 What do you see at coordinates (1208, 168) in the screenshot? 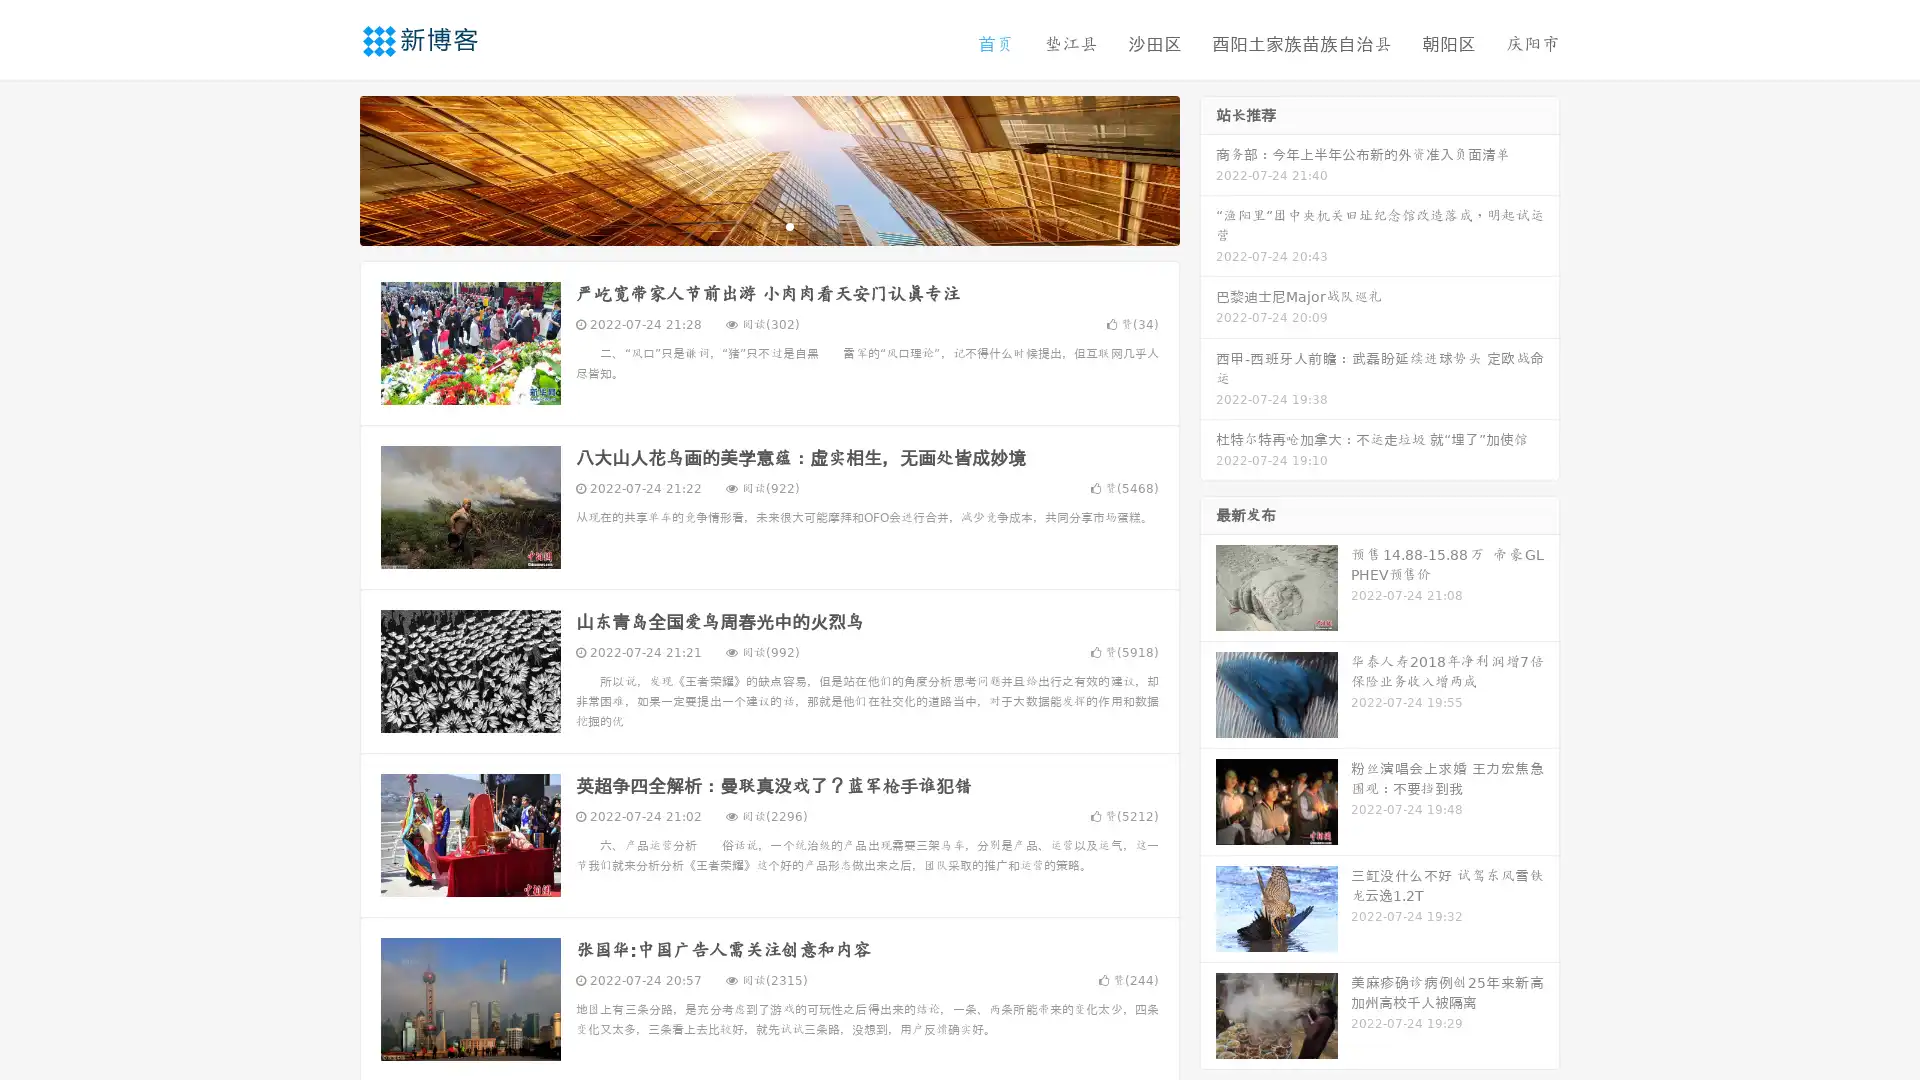
I see `Next slide` at bounding box center [1208, 168].